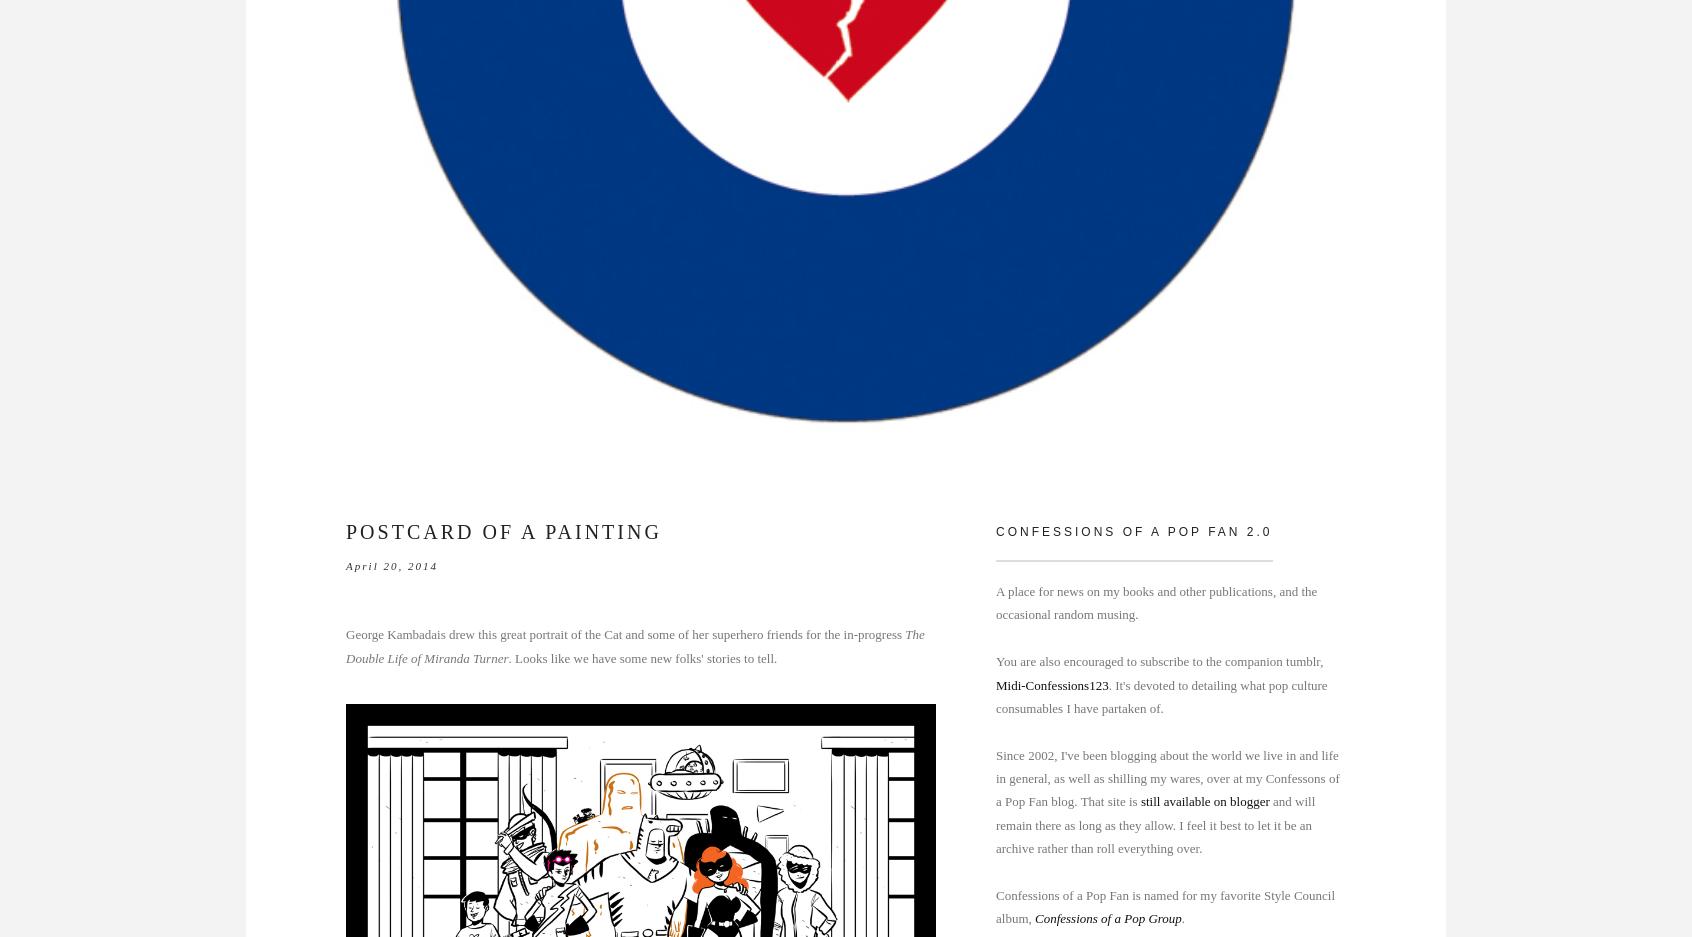 The image size is (1692, 937). What do you see at coordinates (1107, 918) in the screenshot?
I see `'Confessions of a Pop Group'` at bounding box center [1107, 918].